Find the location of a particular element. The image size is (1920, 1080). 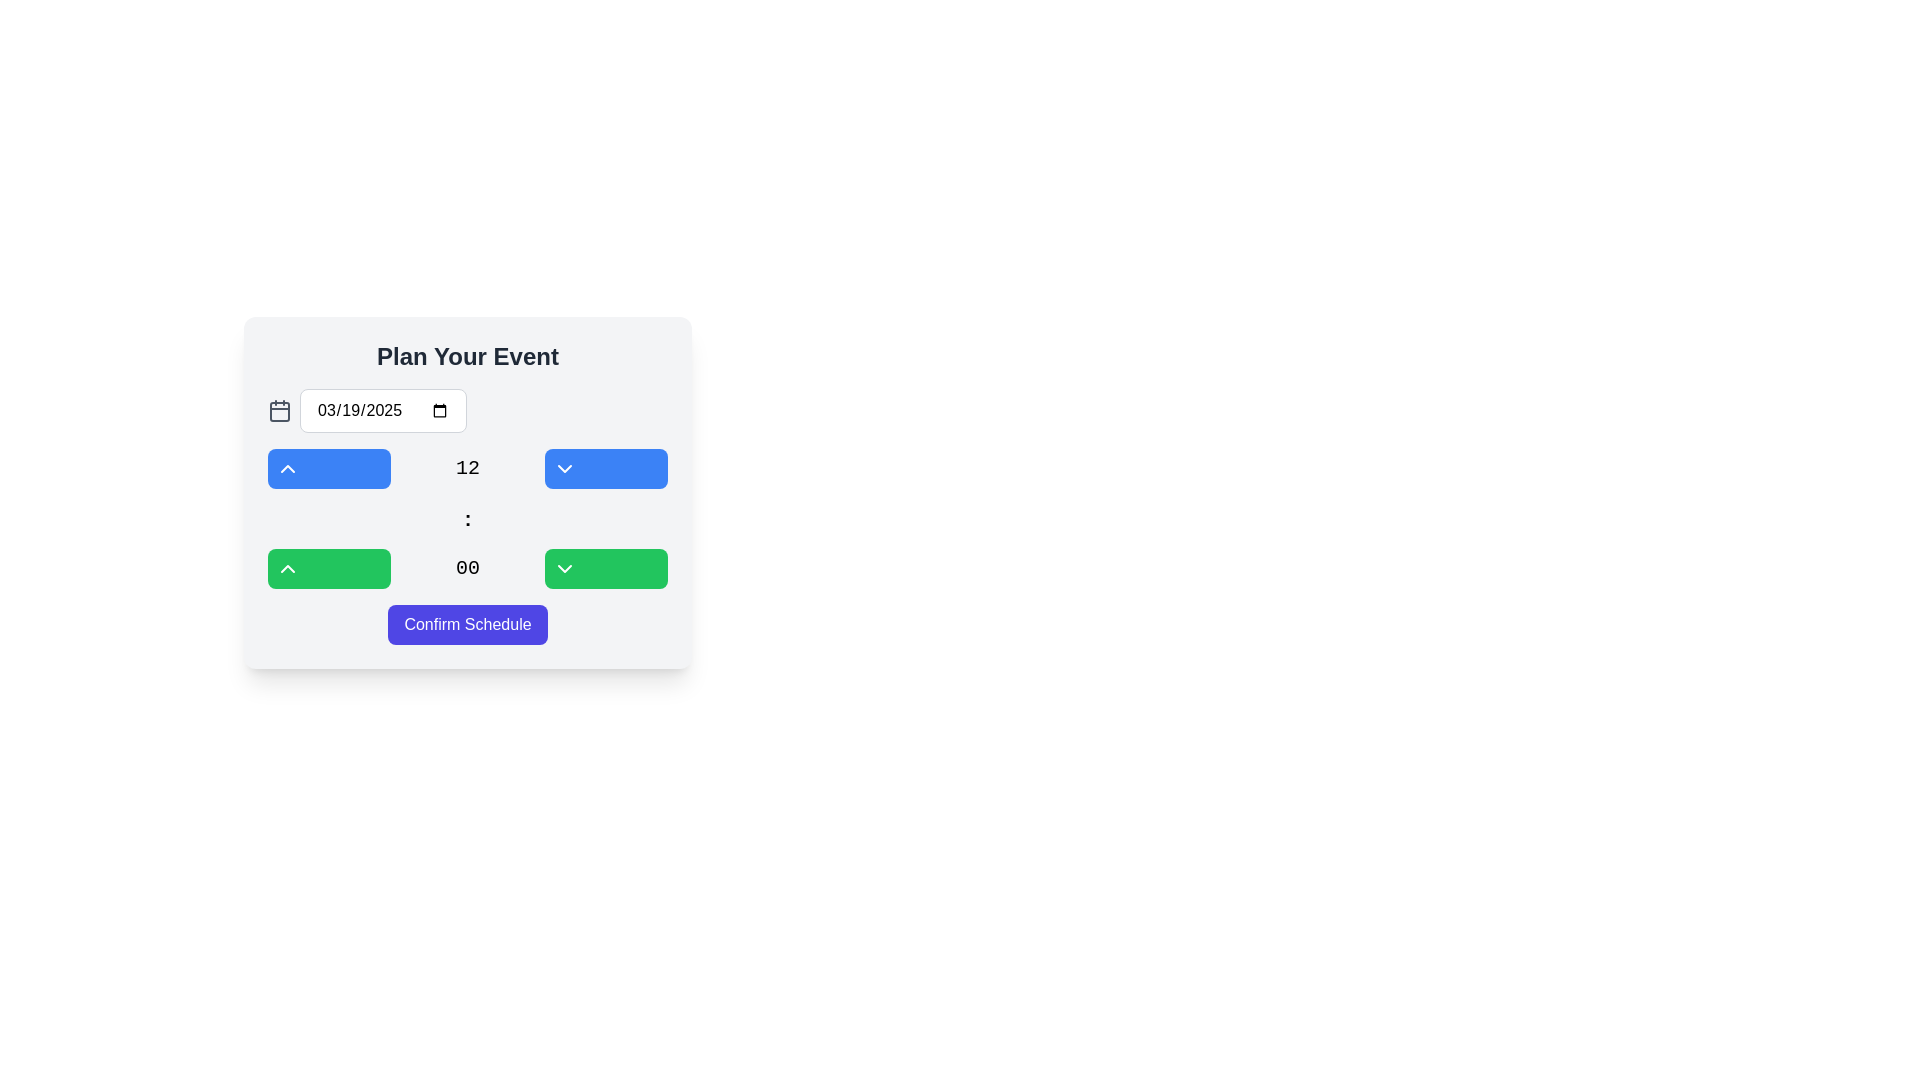

the chevron-shaped arrow SVG icon, which is visually centered within a blue rectangular button located on the left part of the interface is located at coordinates (287, 469).